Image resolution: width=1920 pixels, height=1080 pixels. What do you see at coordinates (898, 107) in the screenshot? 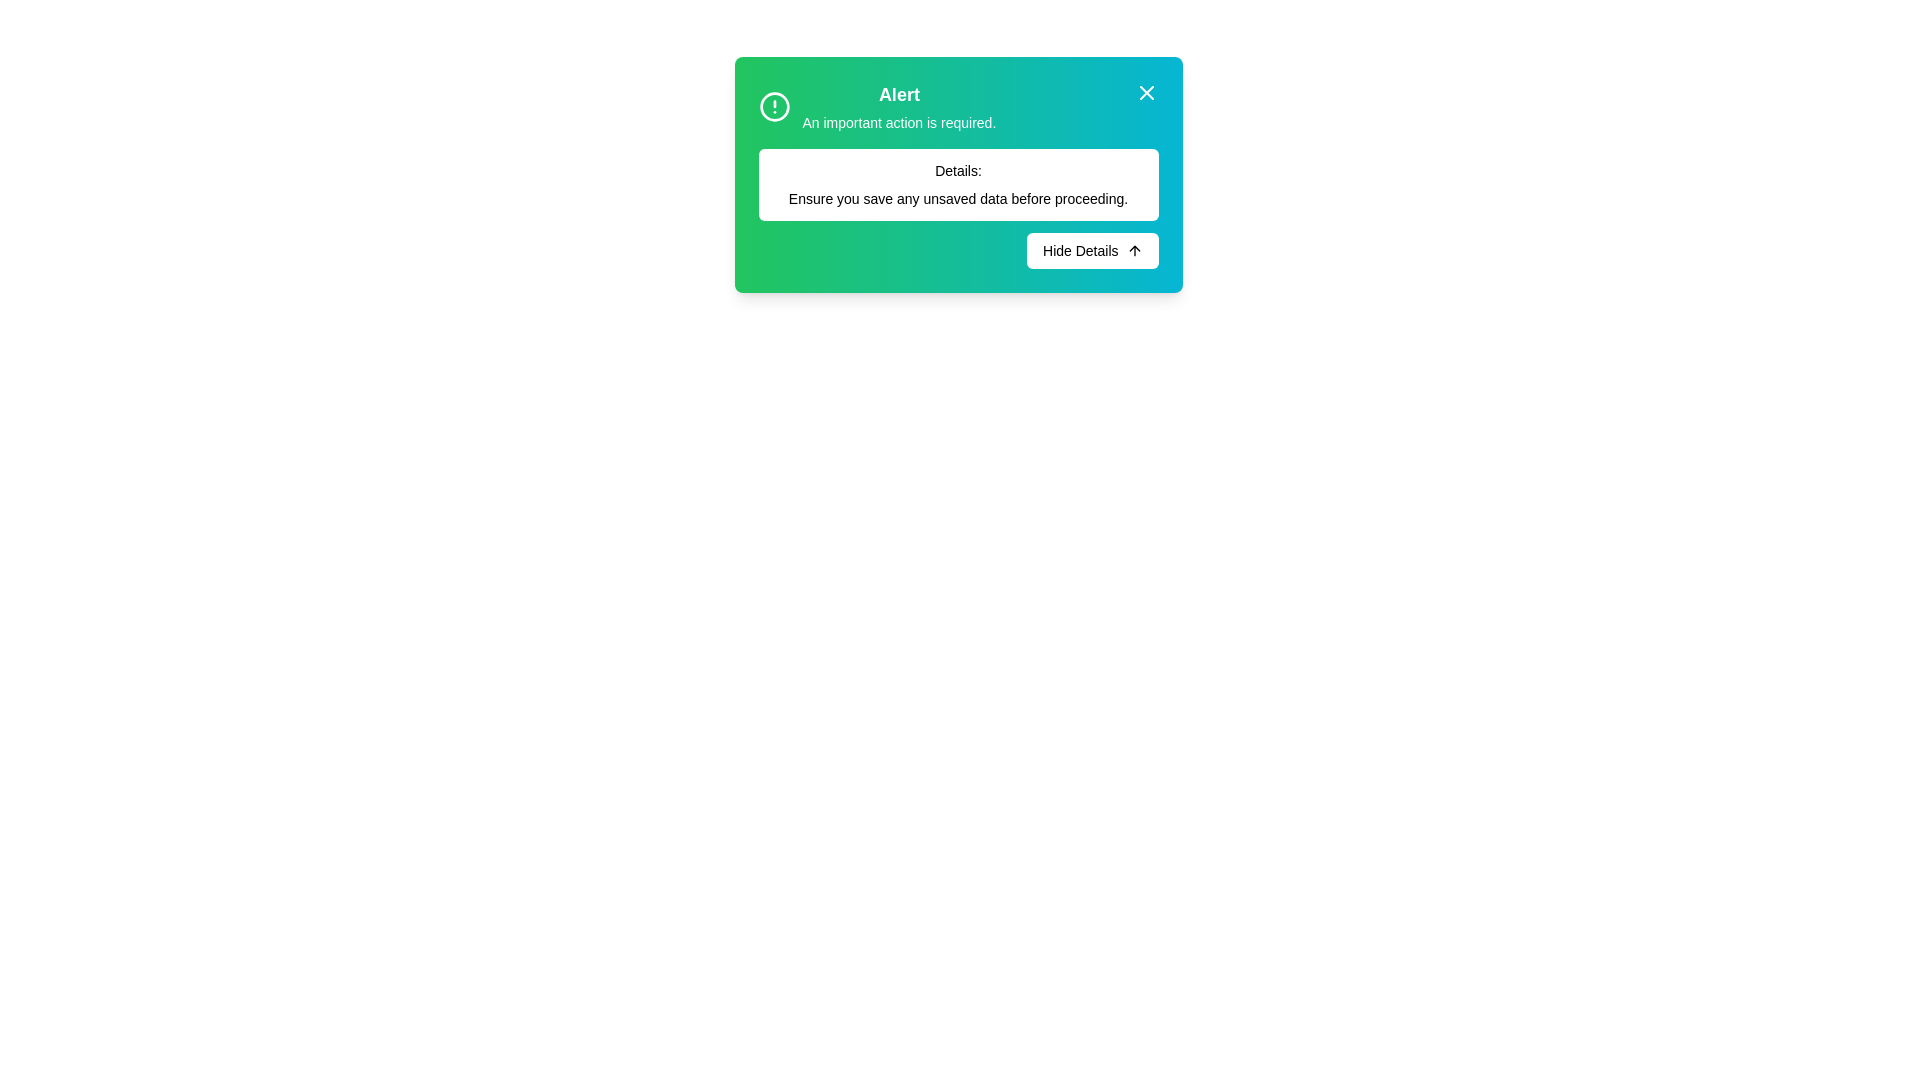
I see `text displayed in the notification title, which informs the user of an important action required` at bounding box center [898, 107].